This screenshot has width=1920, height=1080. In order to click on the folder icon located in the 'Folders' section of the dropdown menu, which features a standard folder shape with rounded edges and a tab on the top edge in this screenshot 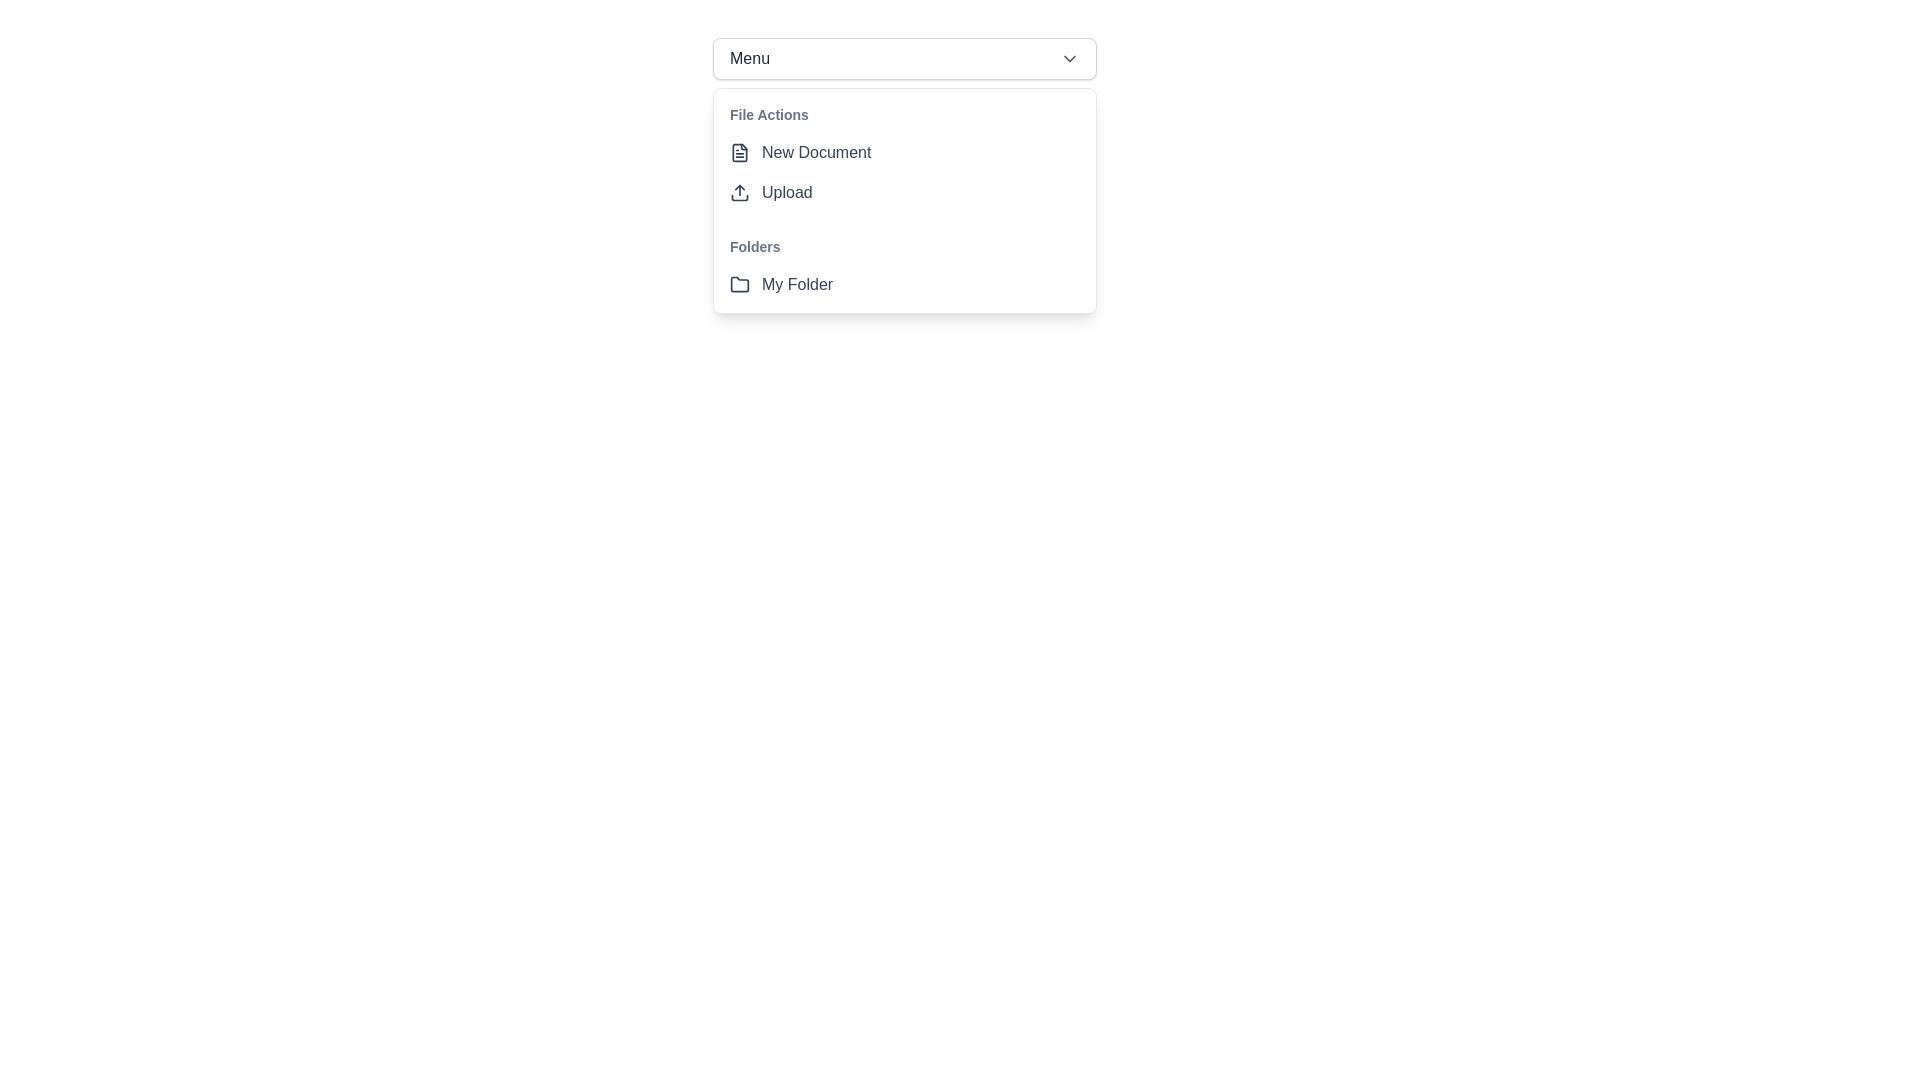, I will do `click(738, 284)`.